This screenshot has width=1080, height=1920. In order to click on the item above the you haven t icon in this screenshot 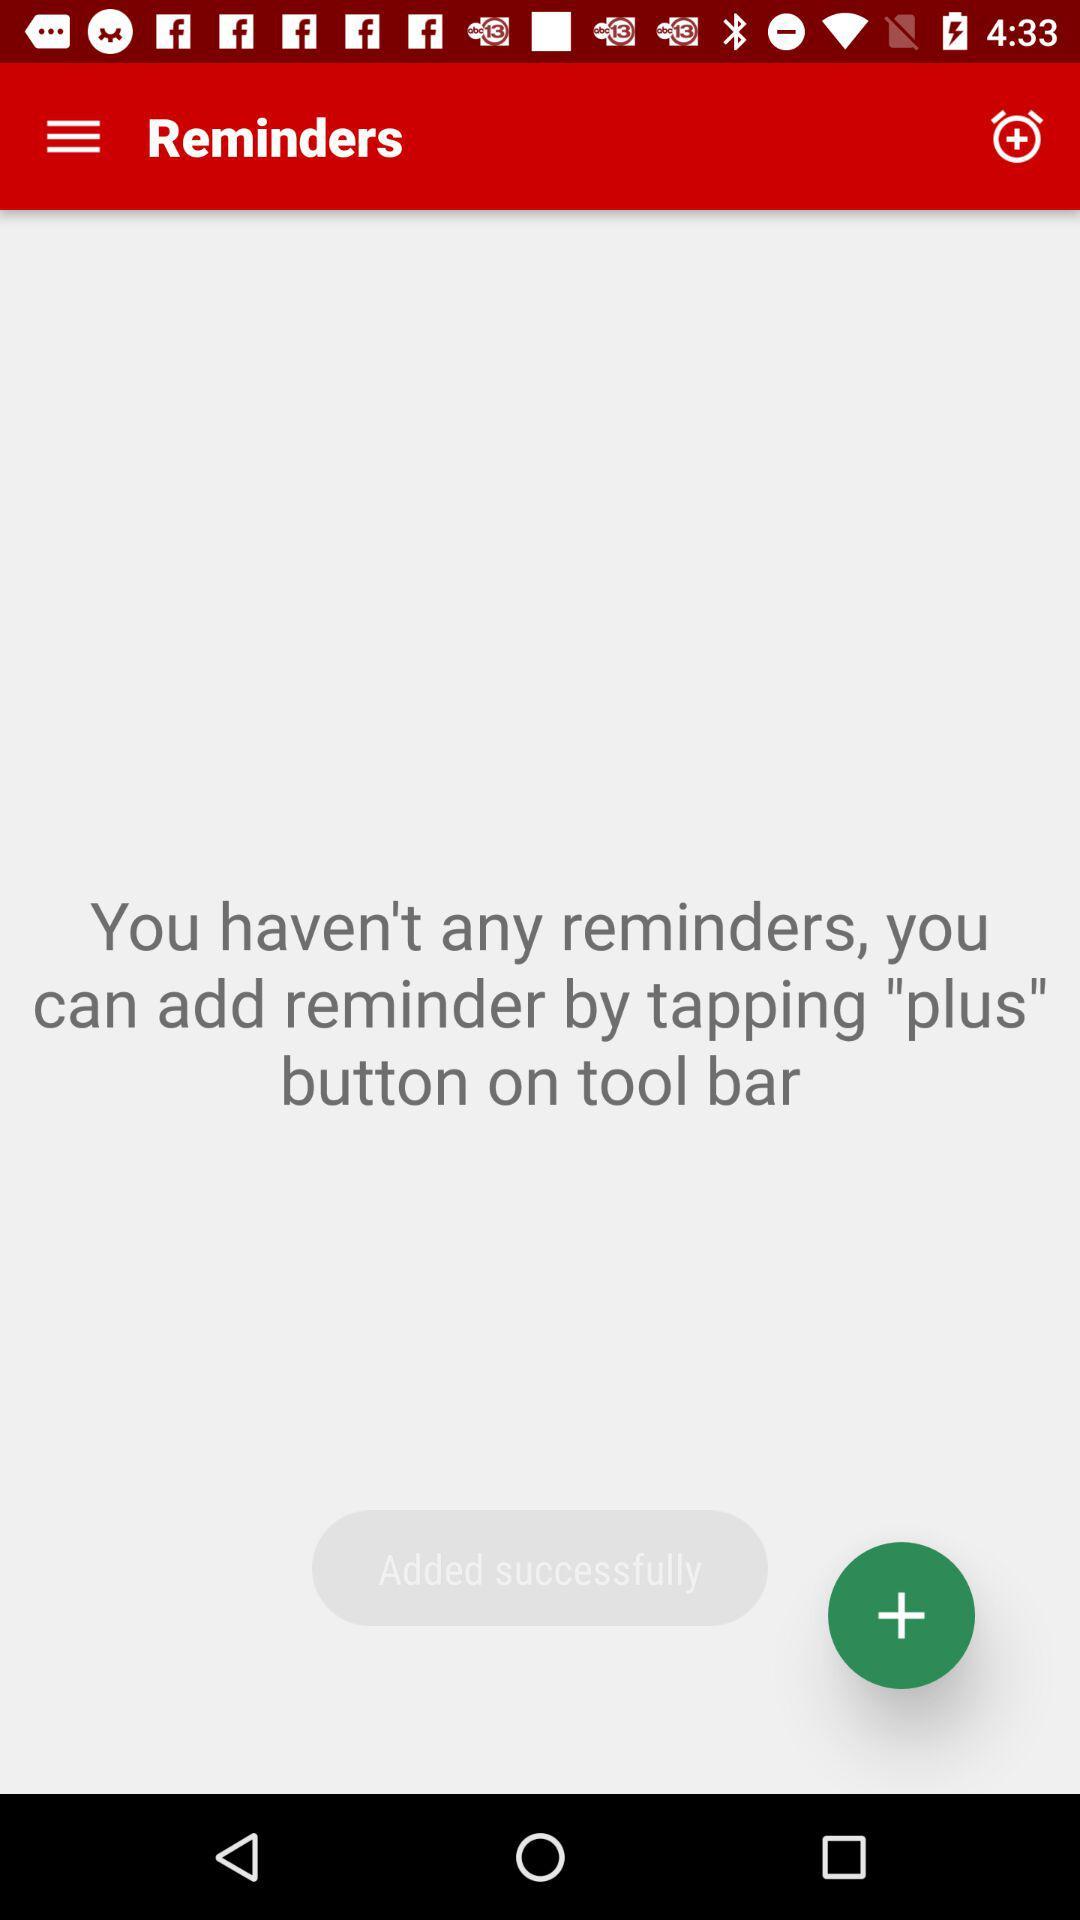, I will do `click(1017, 135)`.